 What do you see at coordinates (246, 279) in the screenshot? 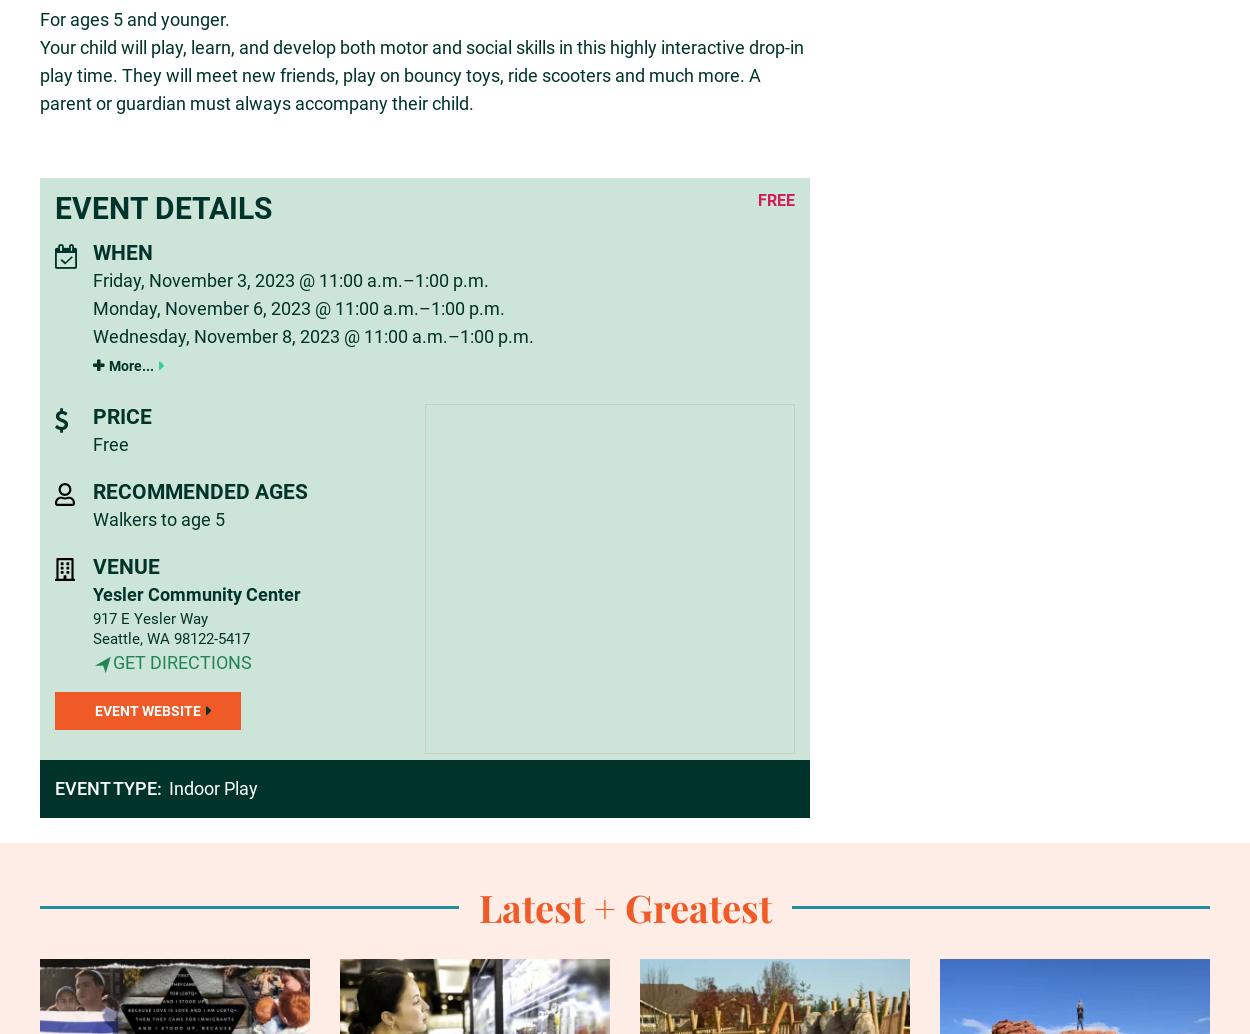
I see `'Friday, November 3, 2023 @ 11:00 a.m.'` at bounding box center [246, 279].